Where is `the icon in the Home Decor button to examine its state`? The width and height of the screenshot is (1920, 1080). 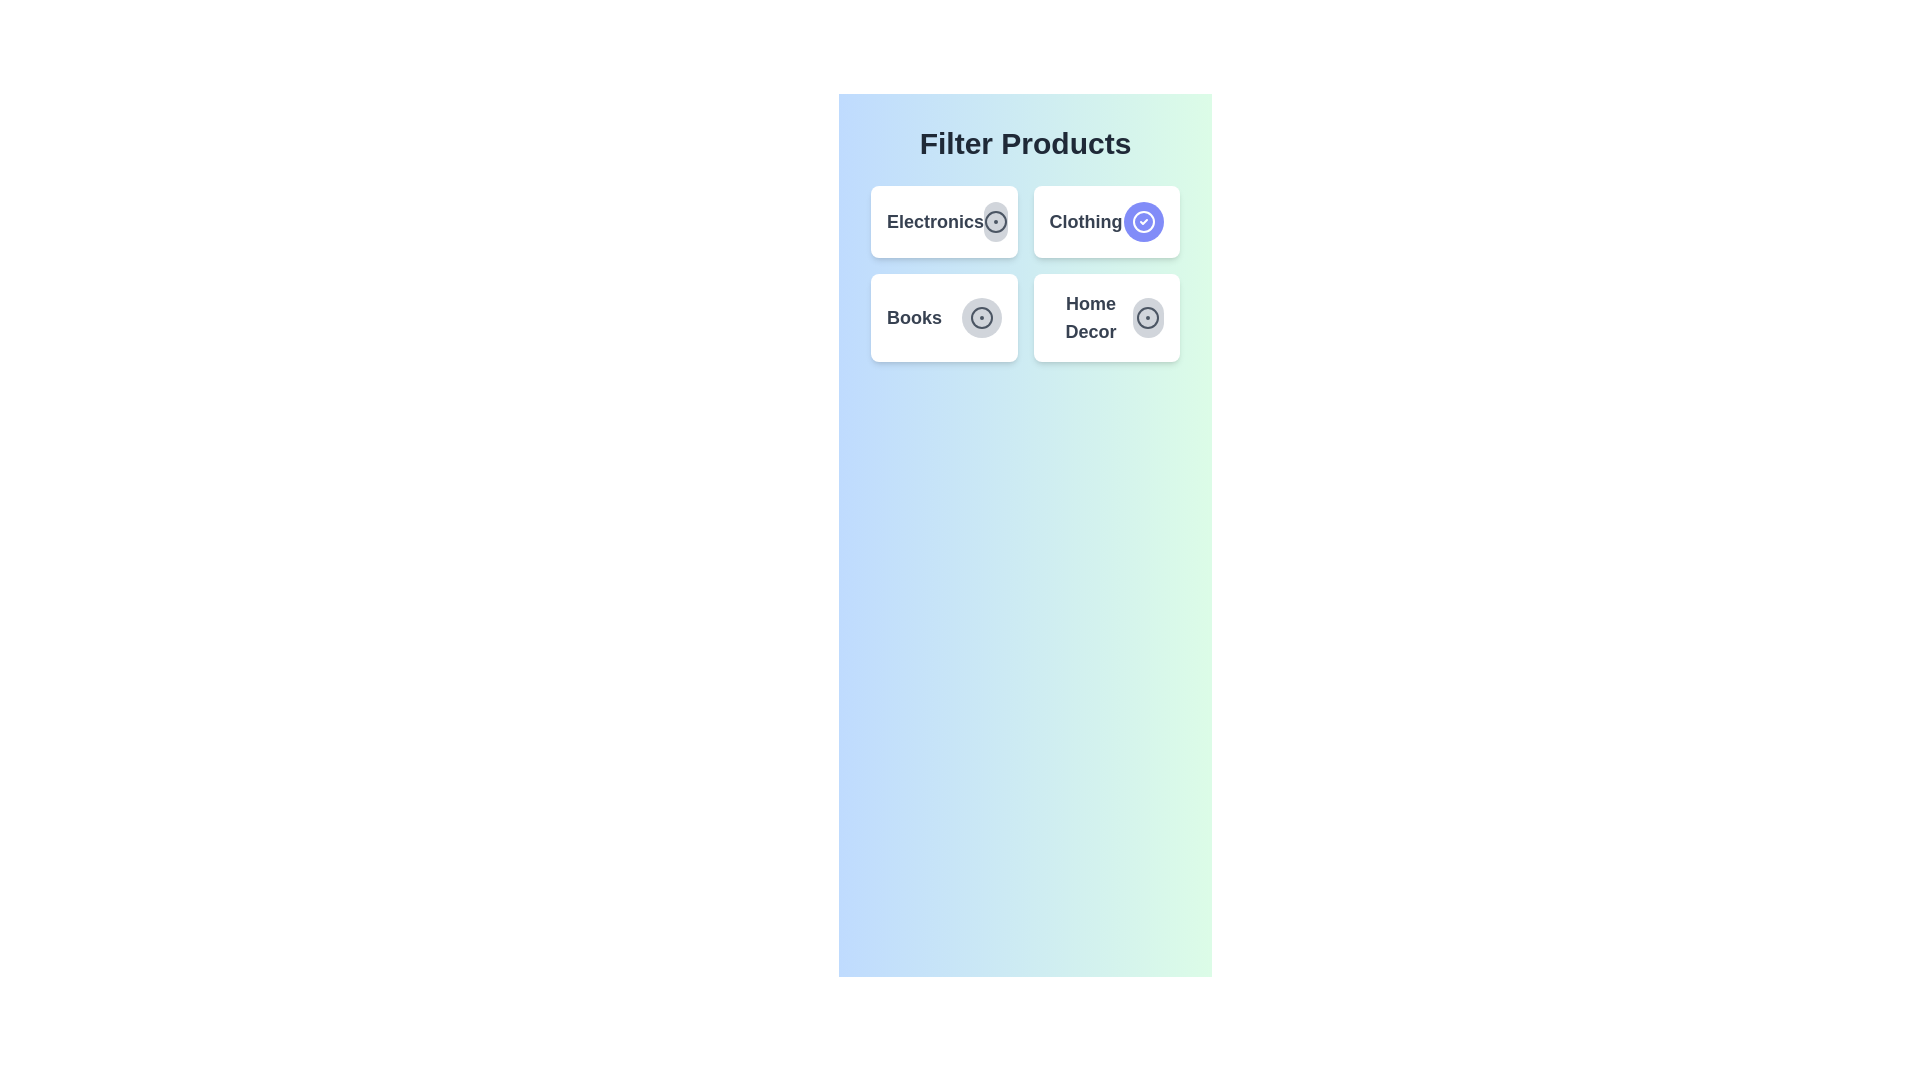
the icon in the Home Decor button to examine its state is located at coordinates (1148, 316).